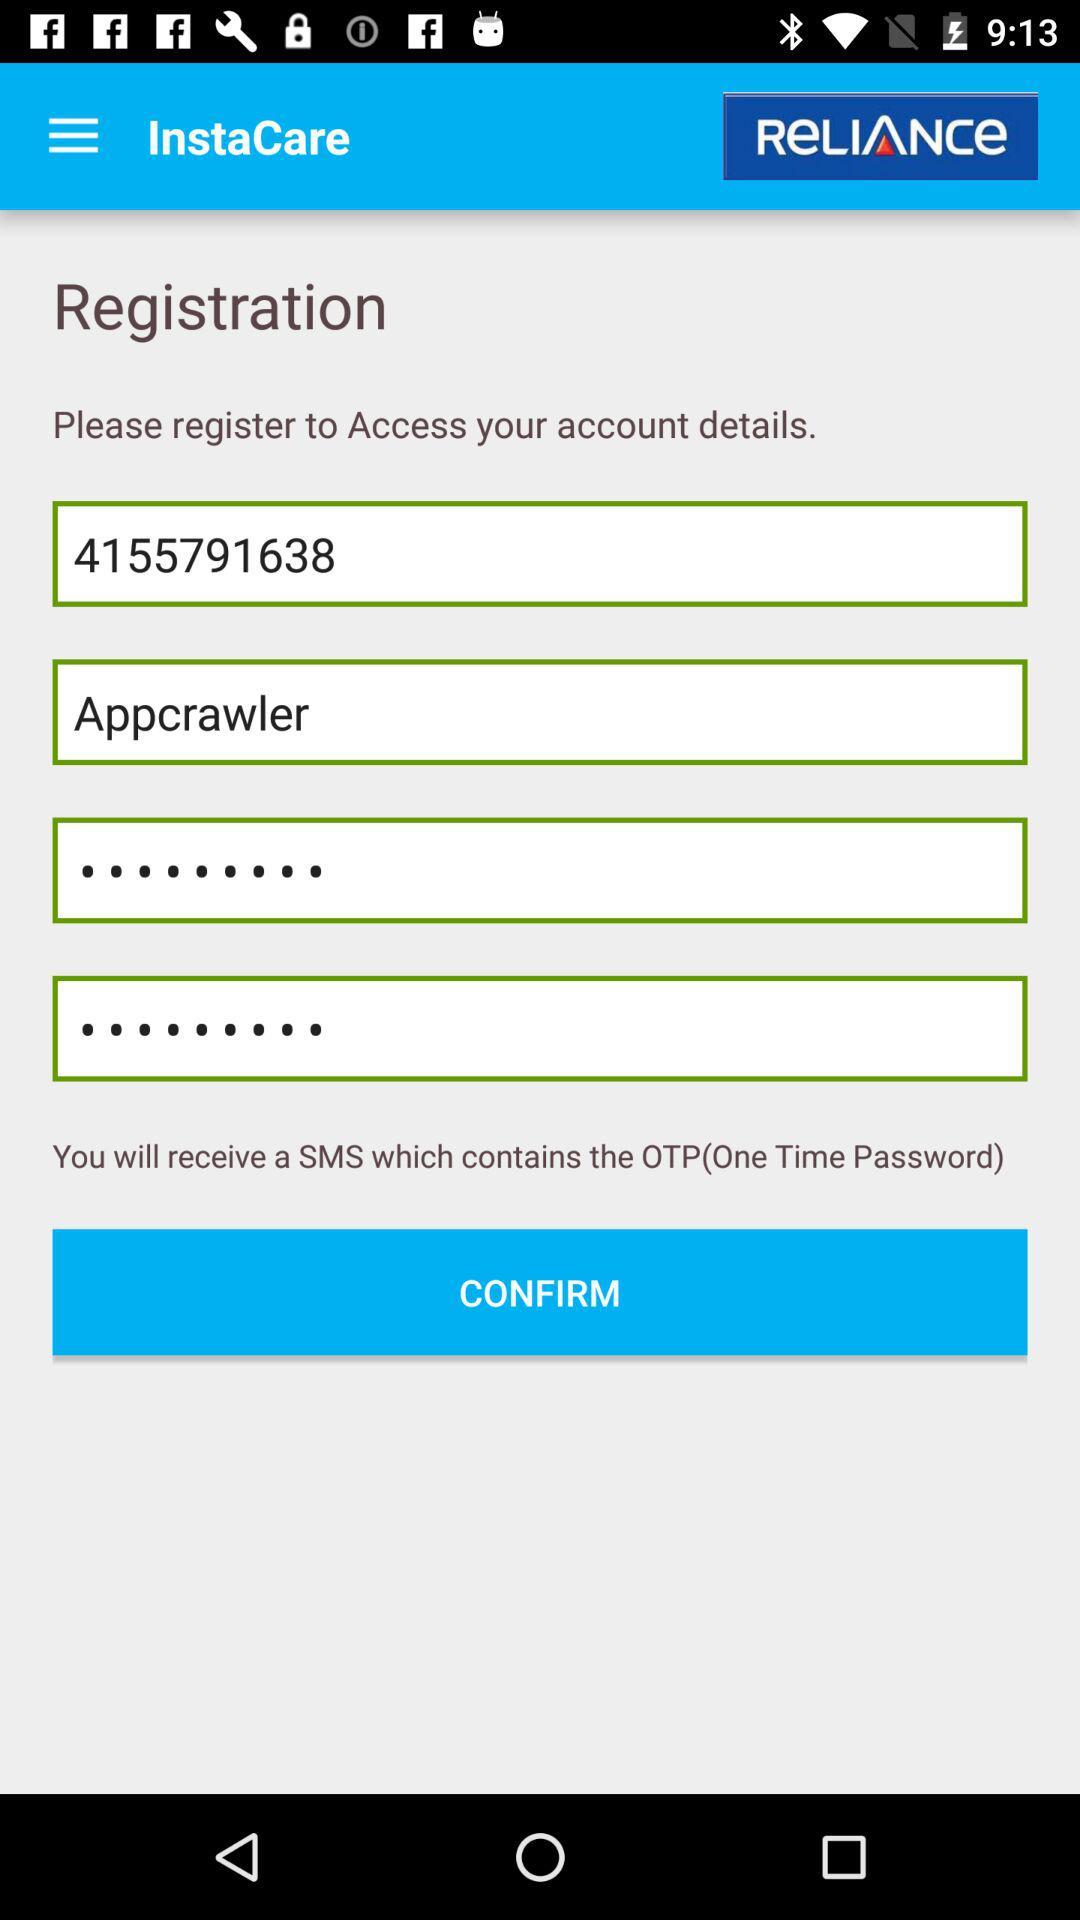 The width and height of the screenshot is (1080, 1920). What do you see at coordinates (72, 135) in the screenshot?
I see `icon to the left of instacare item` at bounding box center [72, 135].